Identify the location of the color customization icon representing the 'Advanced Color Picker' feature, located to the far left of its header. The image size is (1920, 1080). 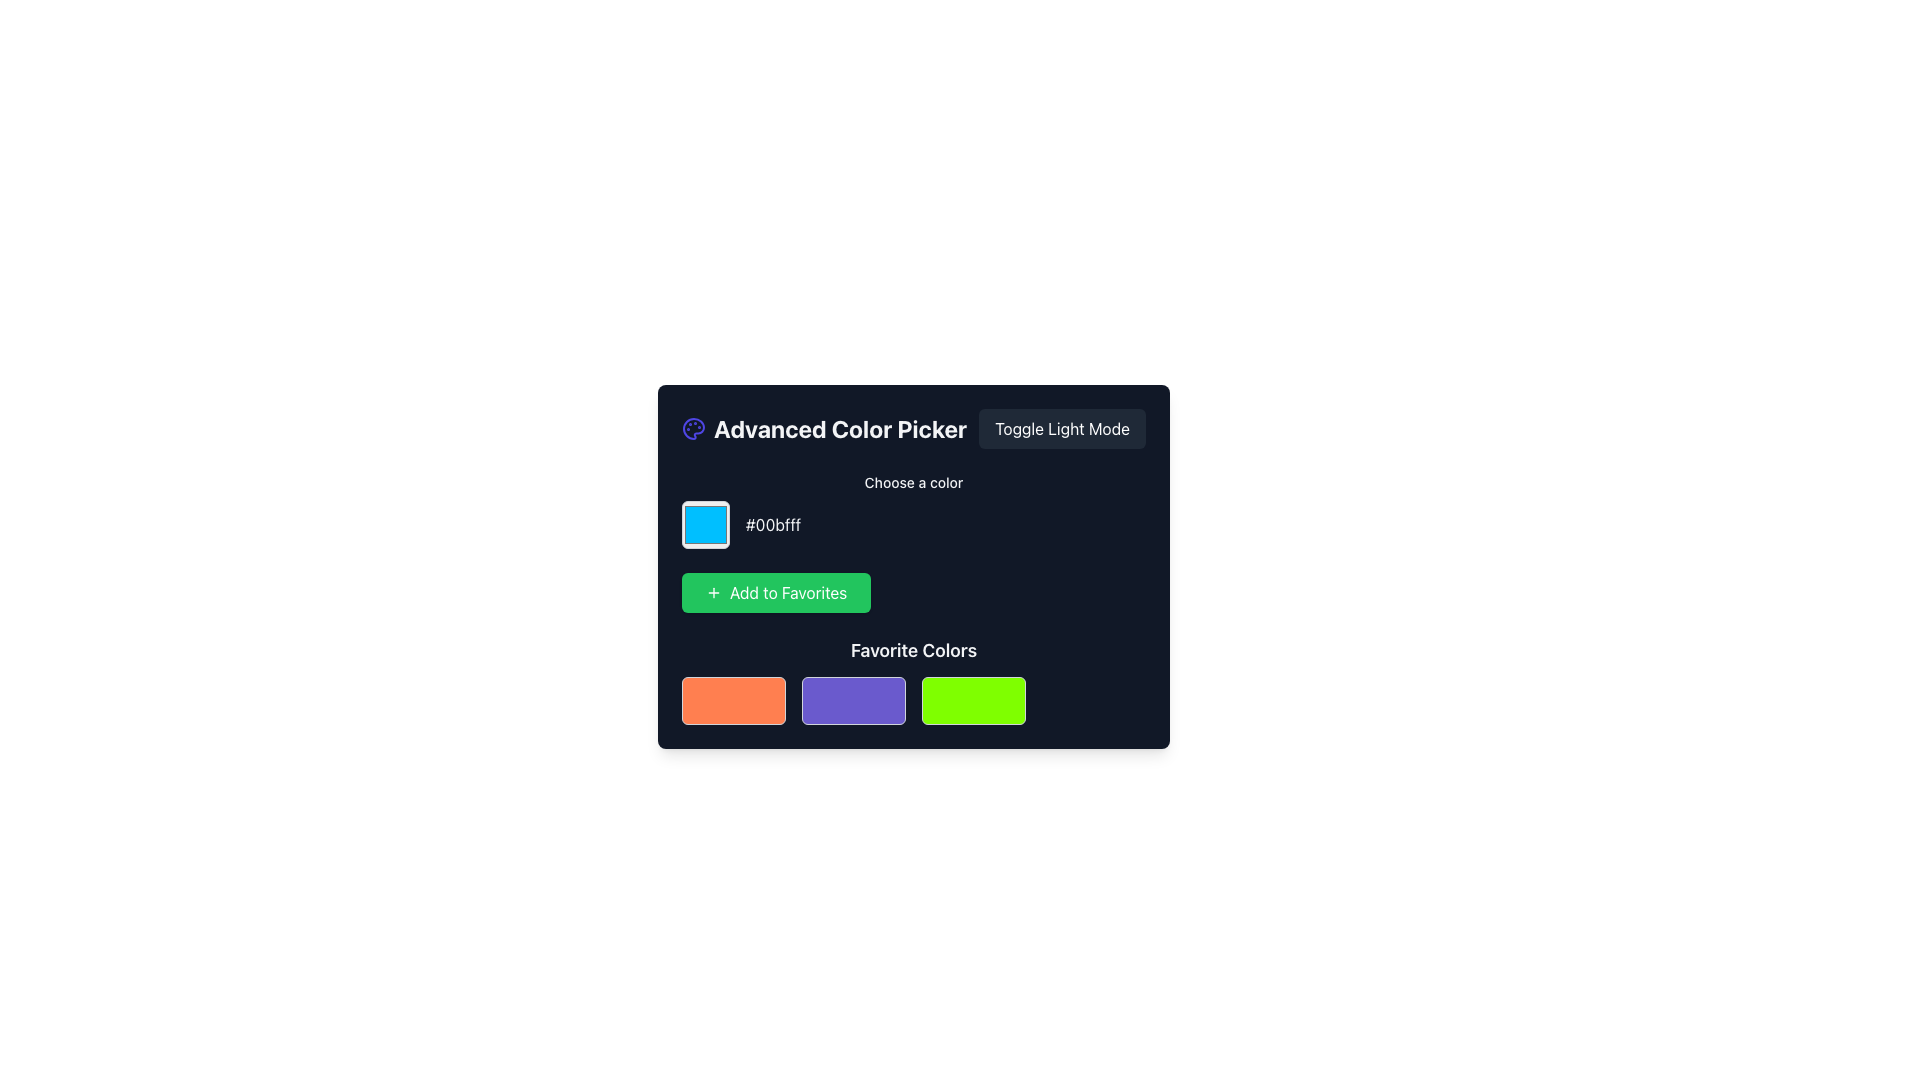
(694, 427).